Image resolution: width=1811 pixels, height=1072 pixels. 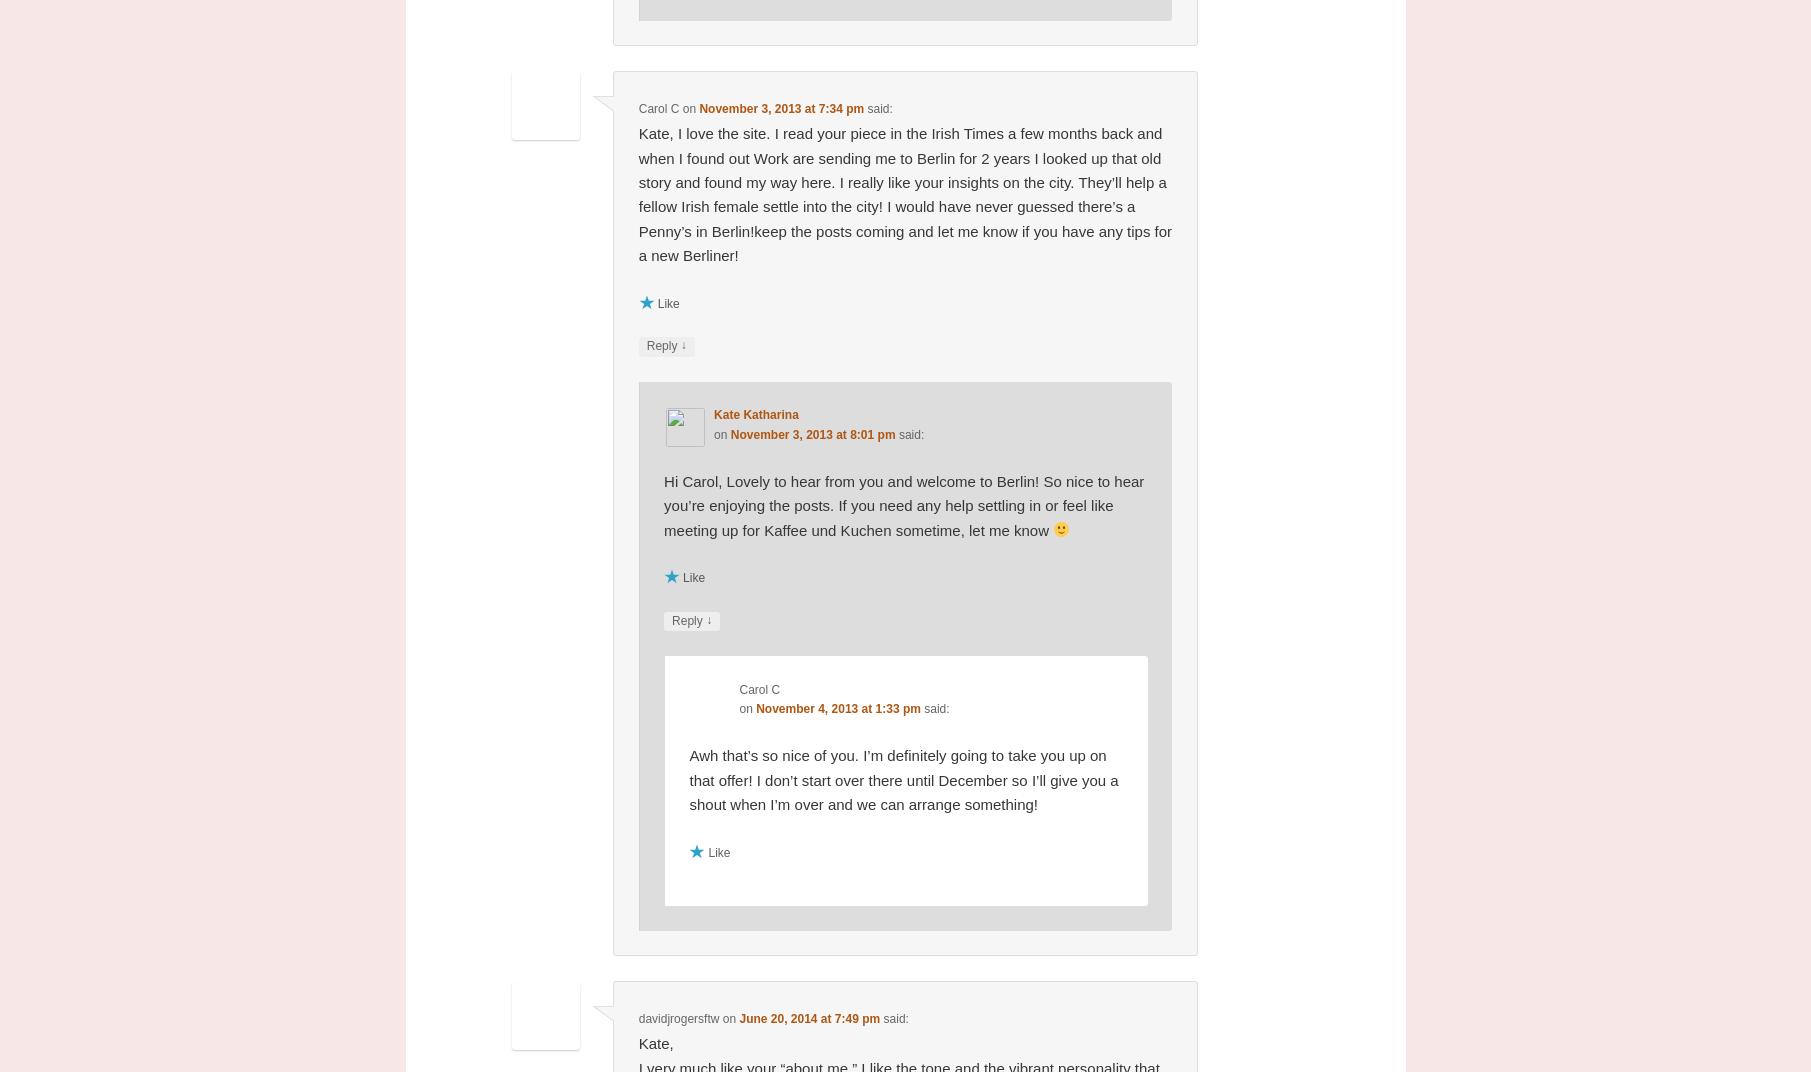 What do you see at coordinates (678, 1017) in the screenshot?
I see `'davidjrogersftw'` at bounding box center [678, 1017].